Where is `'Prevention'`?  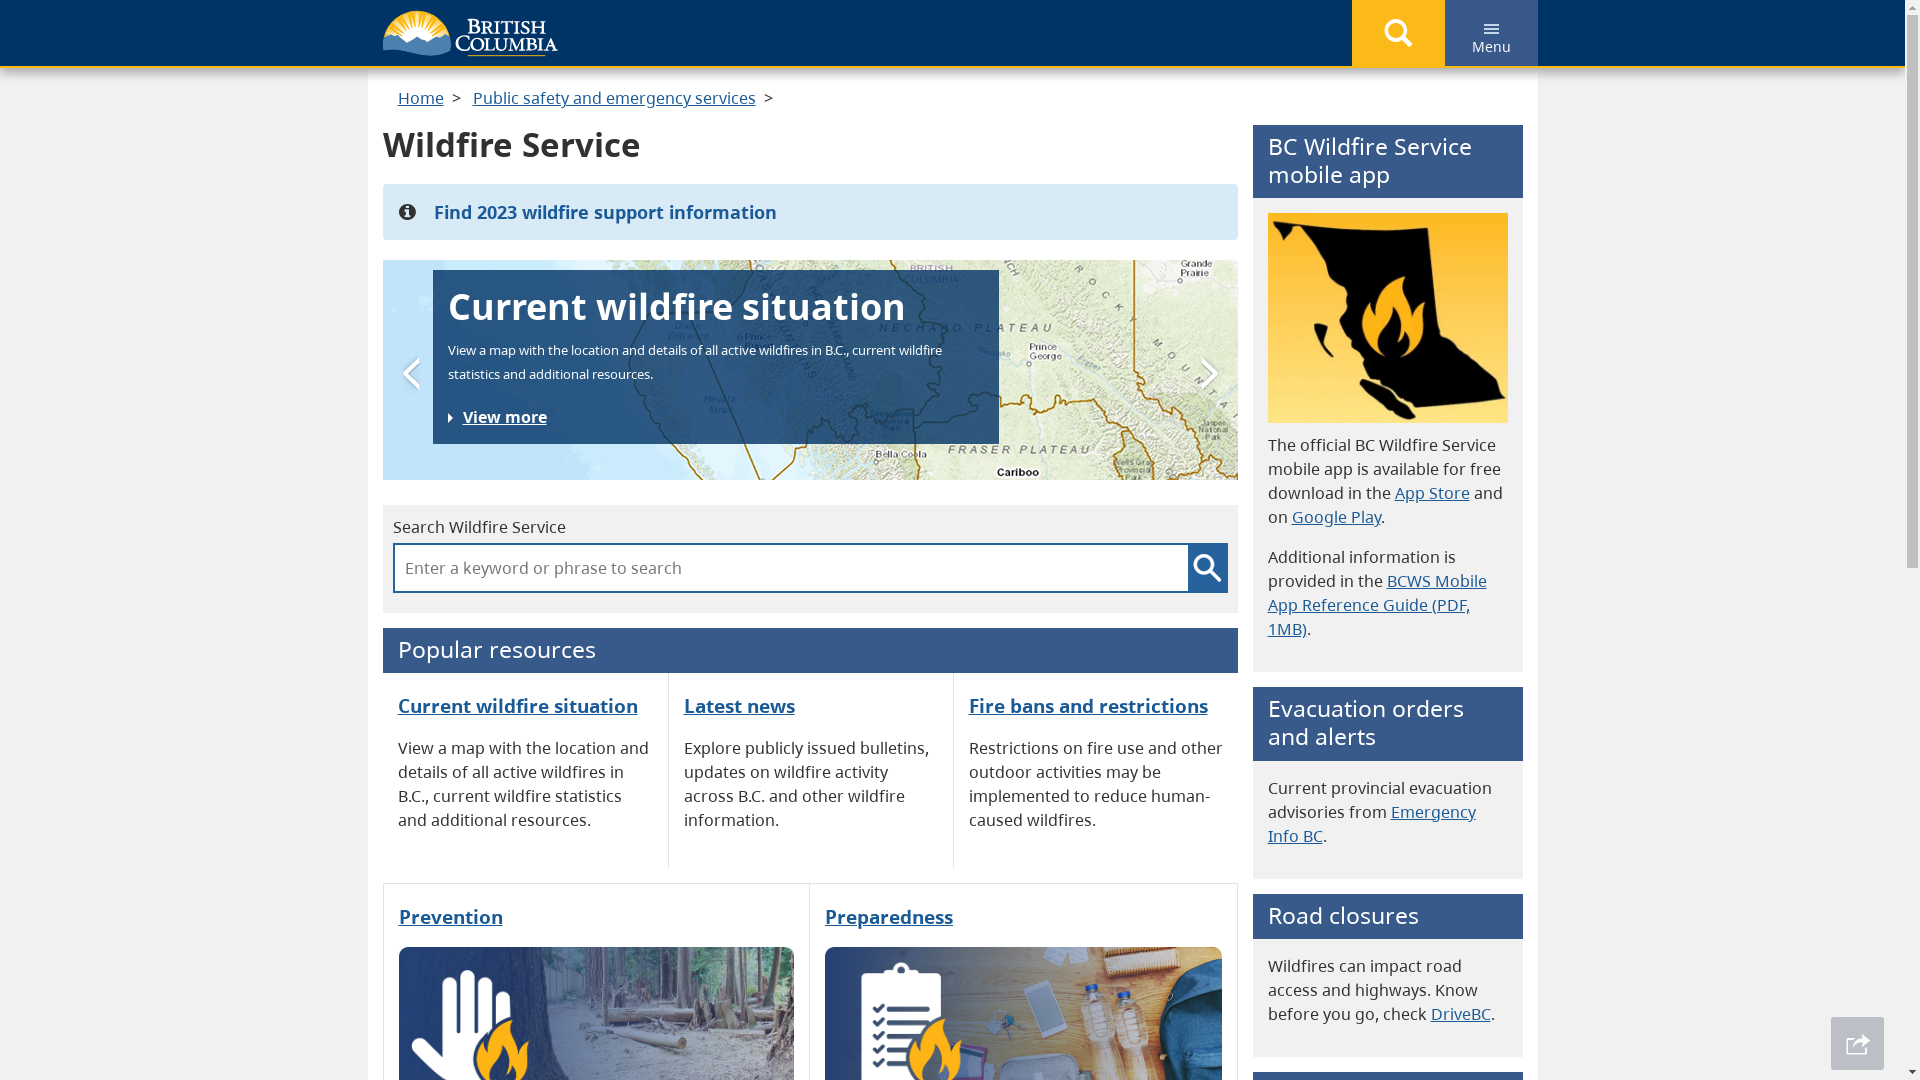 'Prevention' is located at coordinates (398, 916).